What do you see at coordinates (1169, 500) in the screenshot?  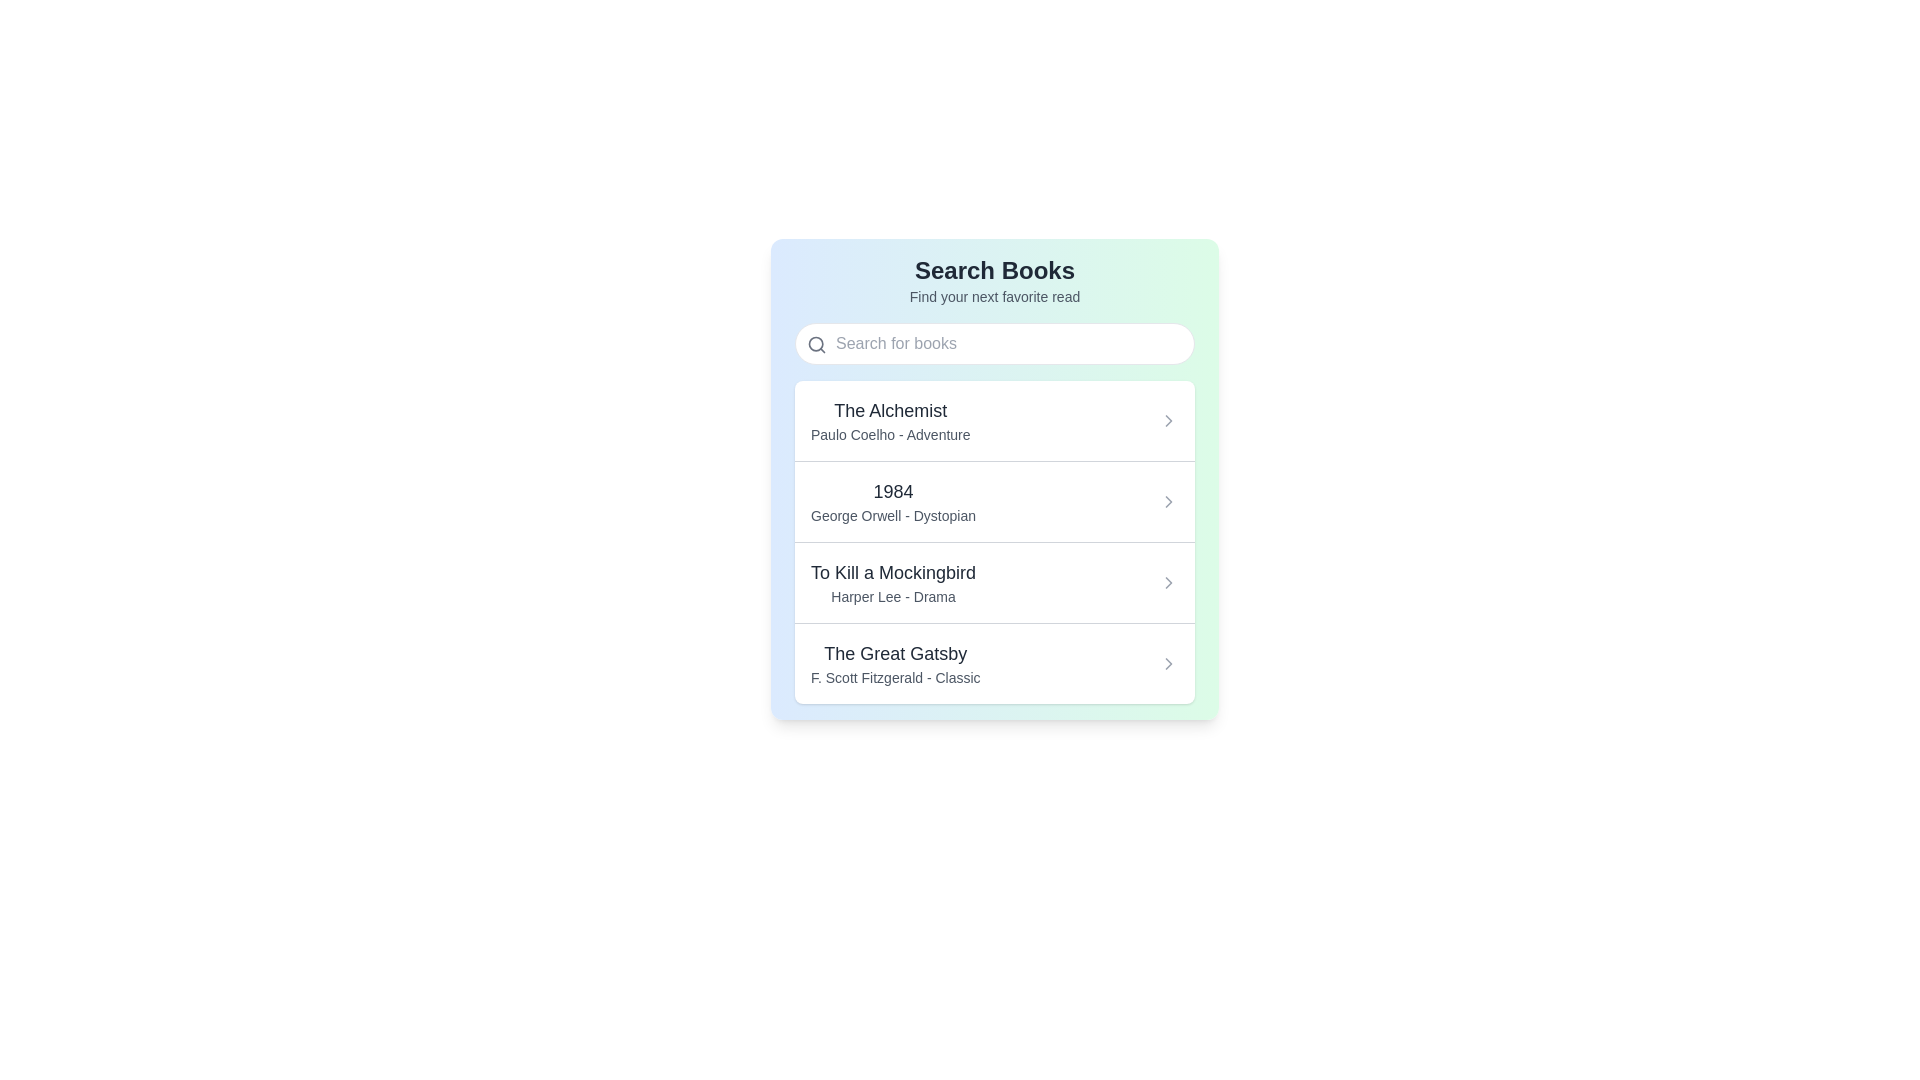 I see `the navigation icon located to the right of the text '1984', which visually represents additional details or actions available` at bounding box center [1169, 500].